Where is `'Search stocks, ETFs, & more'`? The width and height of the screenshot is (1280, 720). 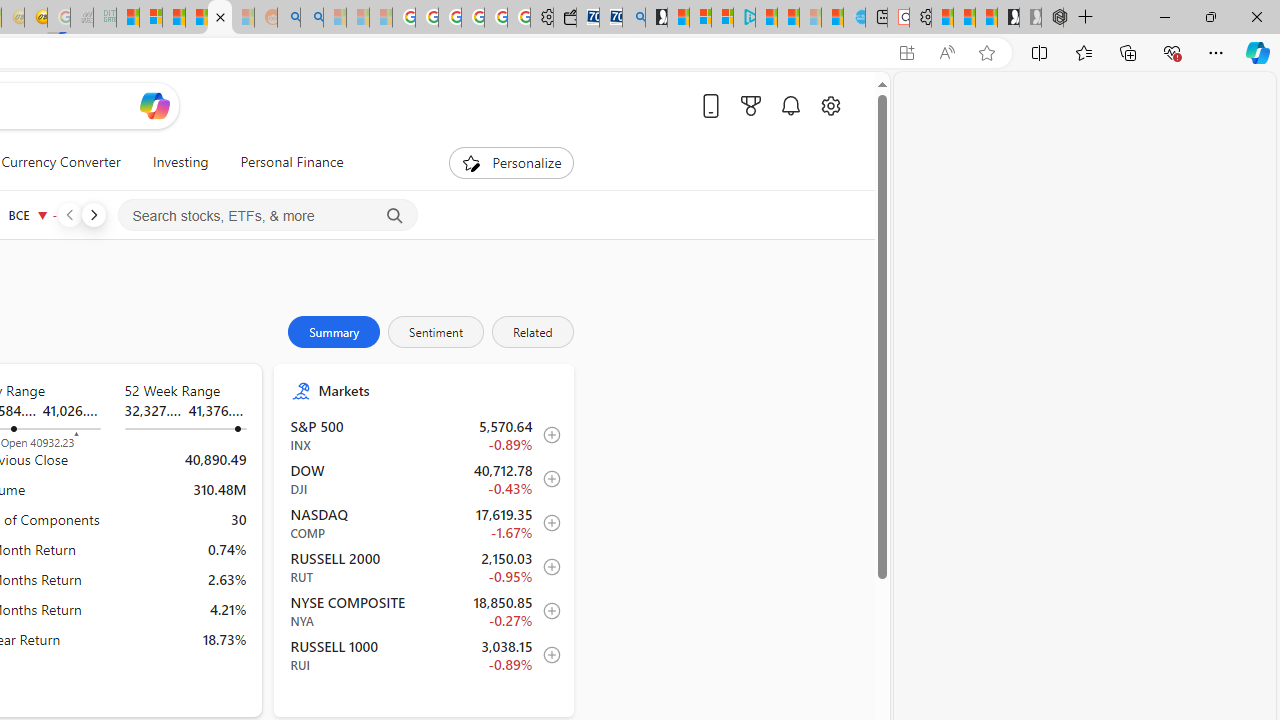 'Search stocks, ETFs, & more' is located at coordinates (267, 216).